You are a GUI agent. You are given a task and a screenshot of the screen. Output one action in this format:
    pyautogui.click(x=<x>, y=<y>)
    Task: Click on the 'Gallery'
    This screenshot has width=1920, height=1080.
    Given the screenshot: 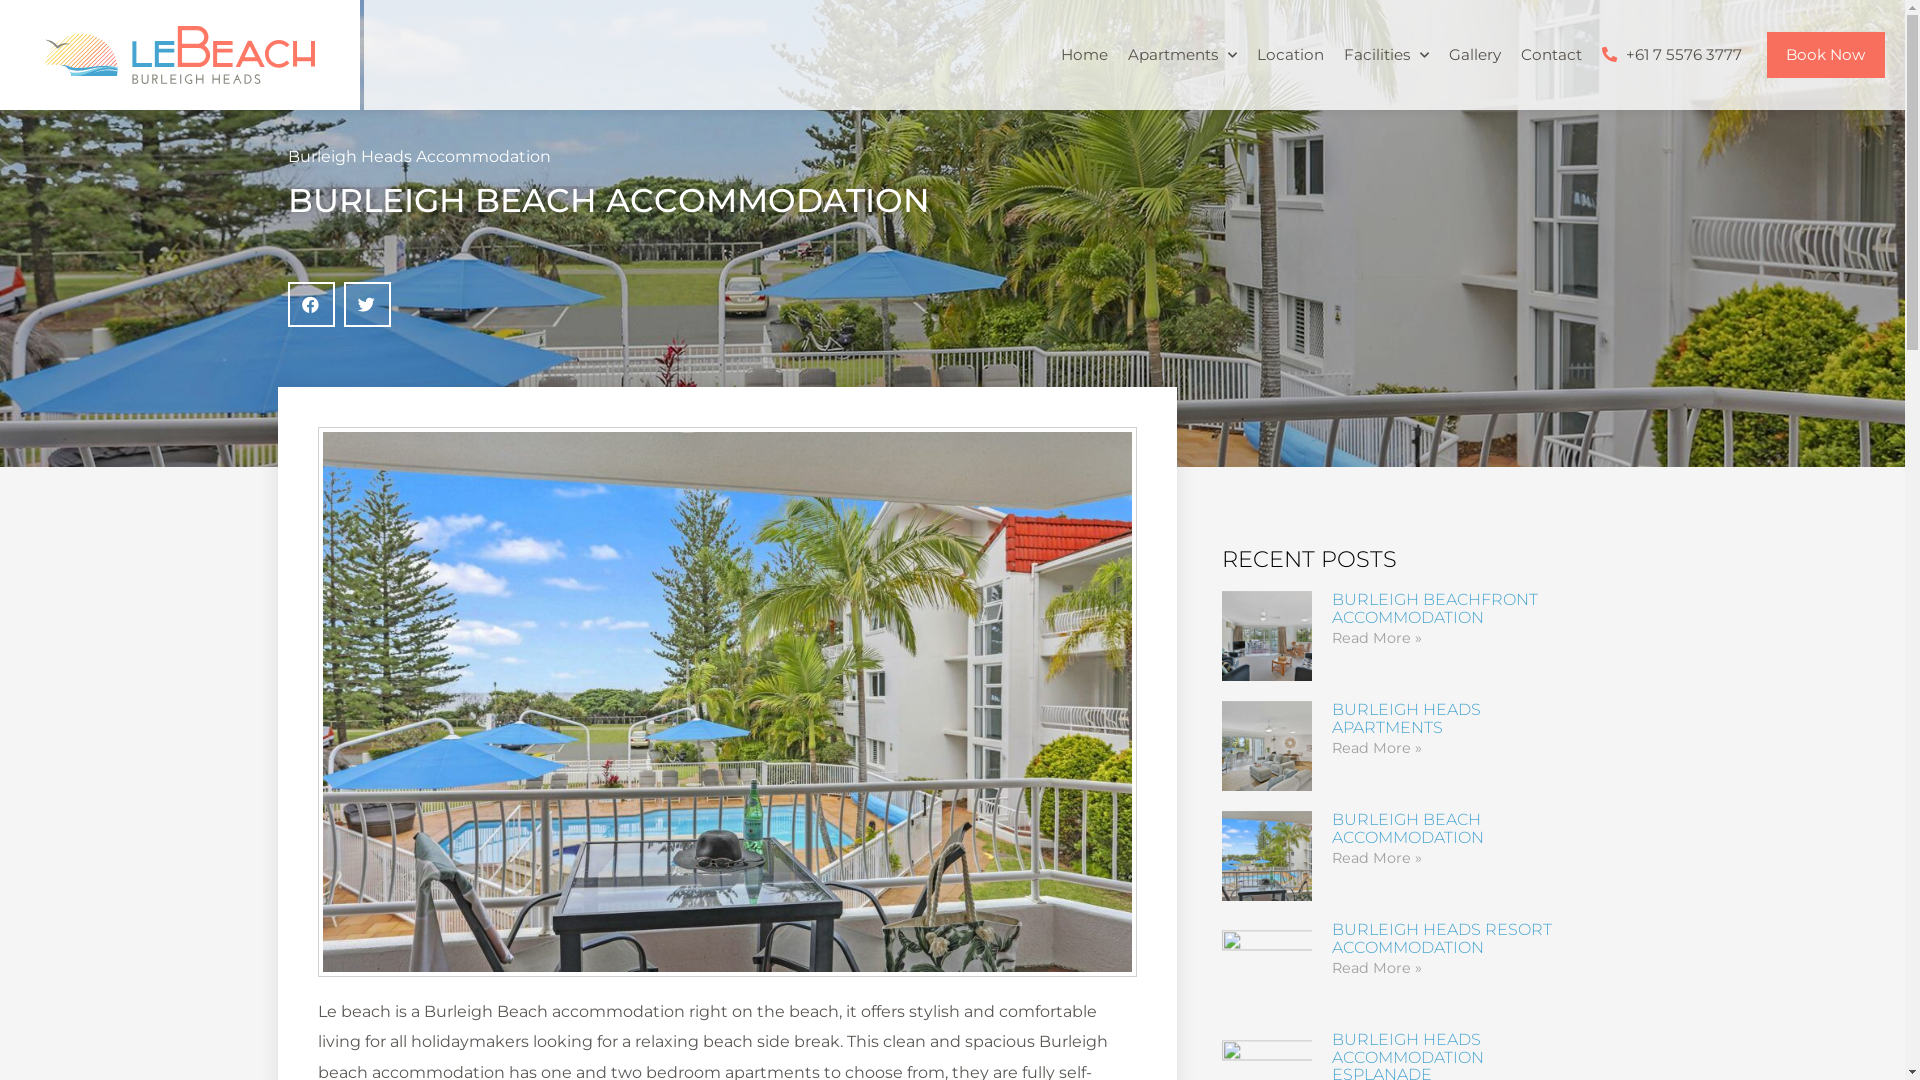 What is the action you would take?
    pyautogui.click(x=1473, y=53)
    